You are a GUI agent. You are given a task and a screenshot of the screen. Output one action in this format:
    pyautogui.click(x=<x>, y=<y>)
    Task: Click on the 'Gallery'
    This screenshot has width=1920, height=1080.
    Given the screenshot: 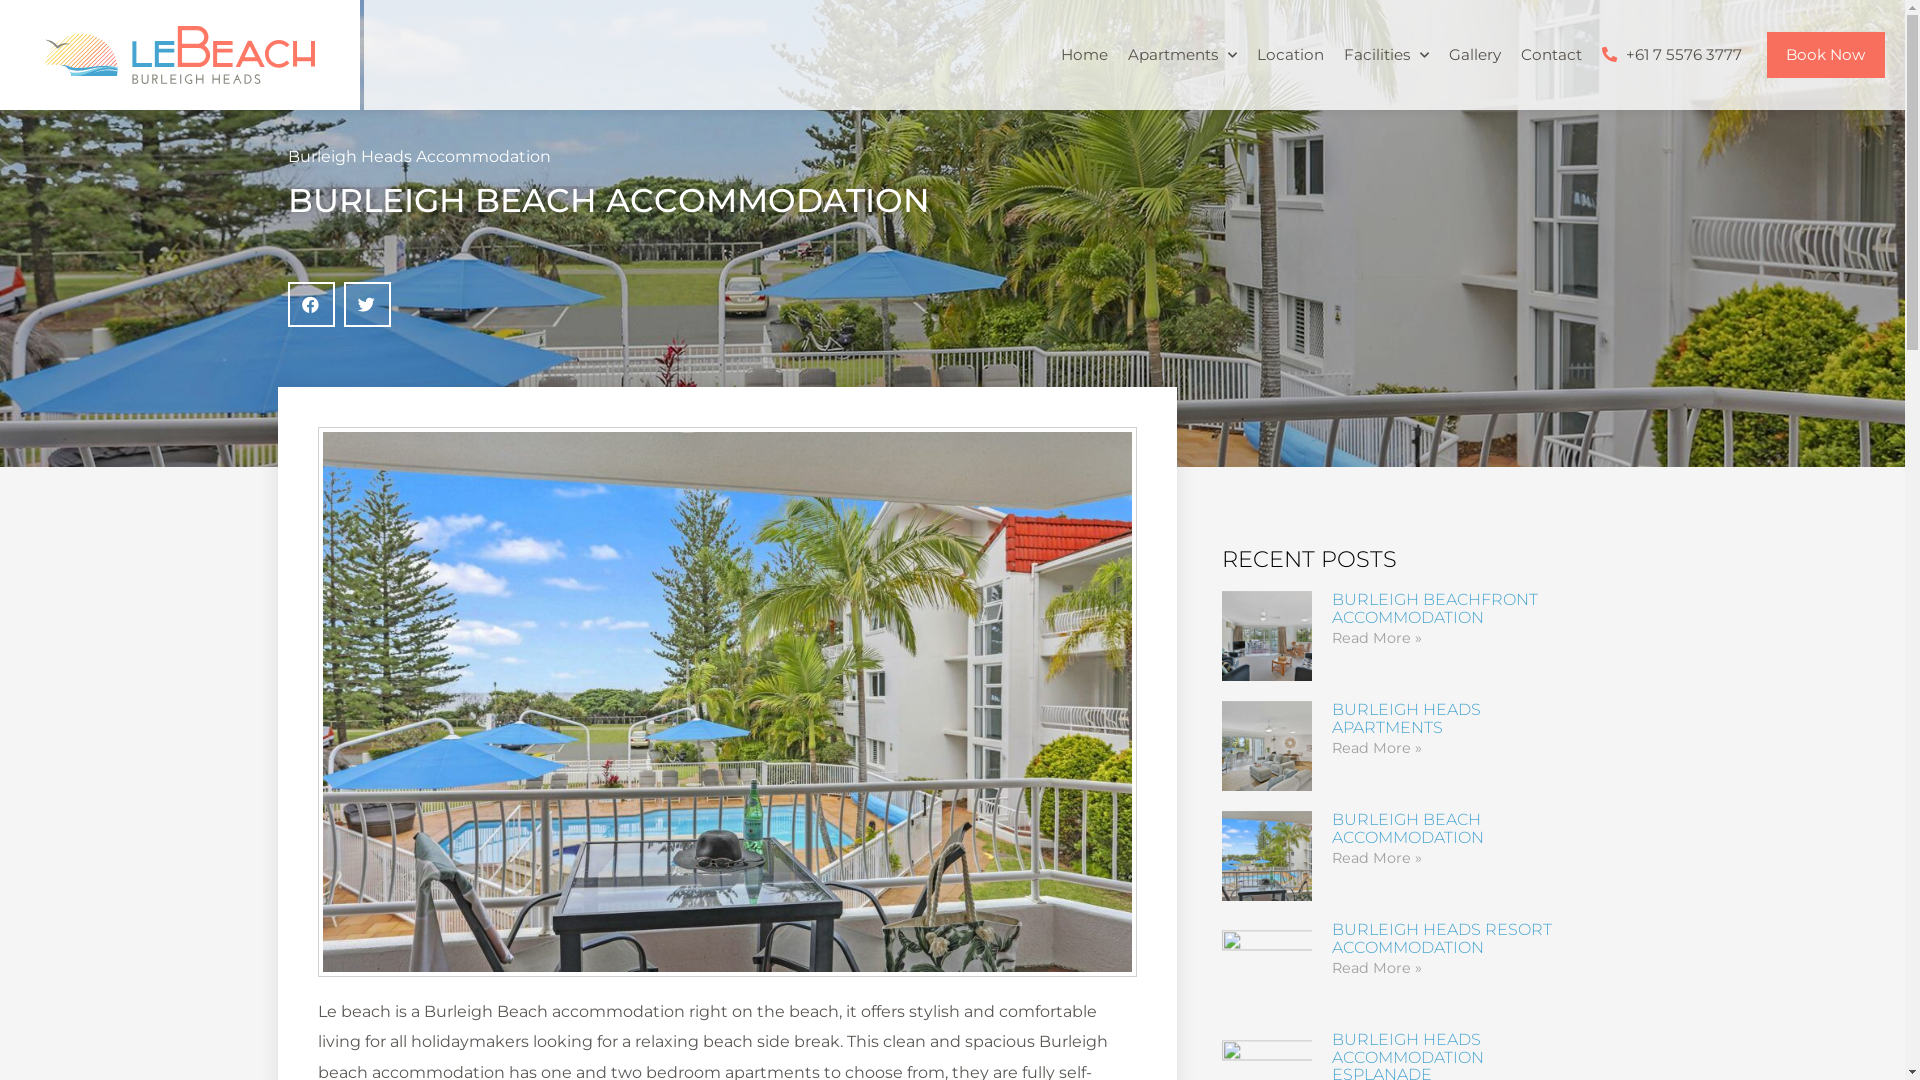 What is the action you would take?
    pyautogui.click(x=1473, y=53)
    